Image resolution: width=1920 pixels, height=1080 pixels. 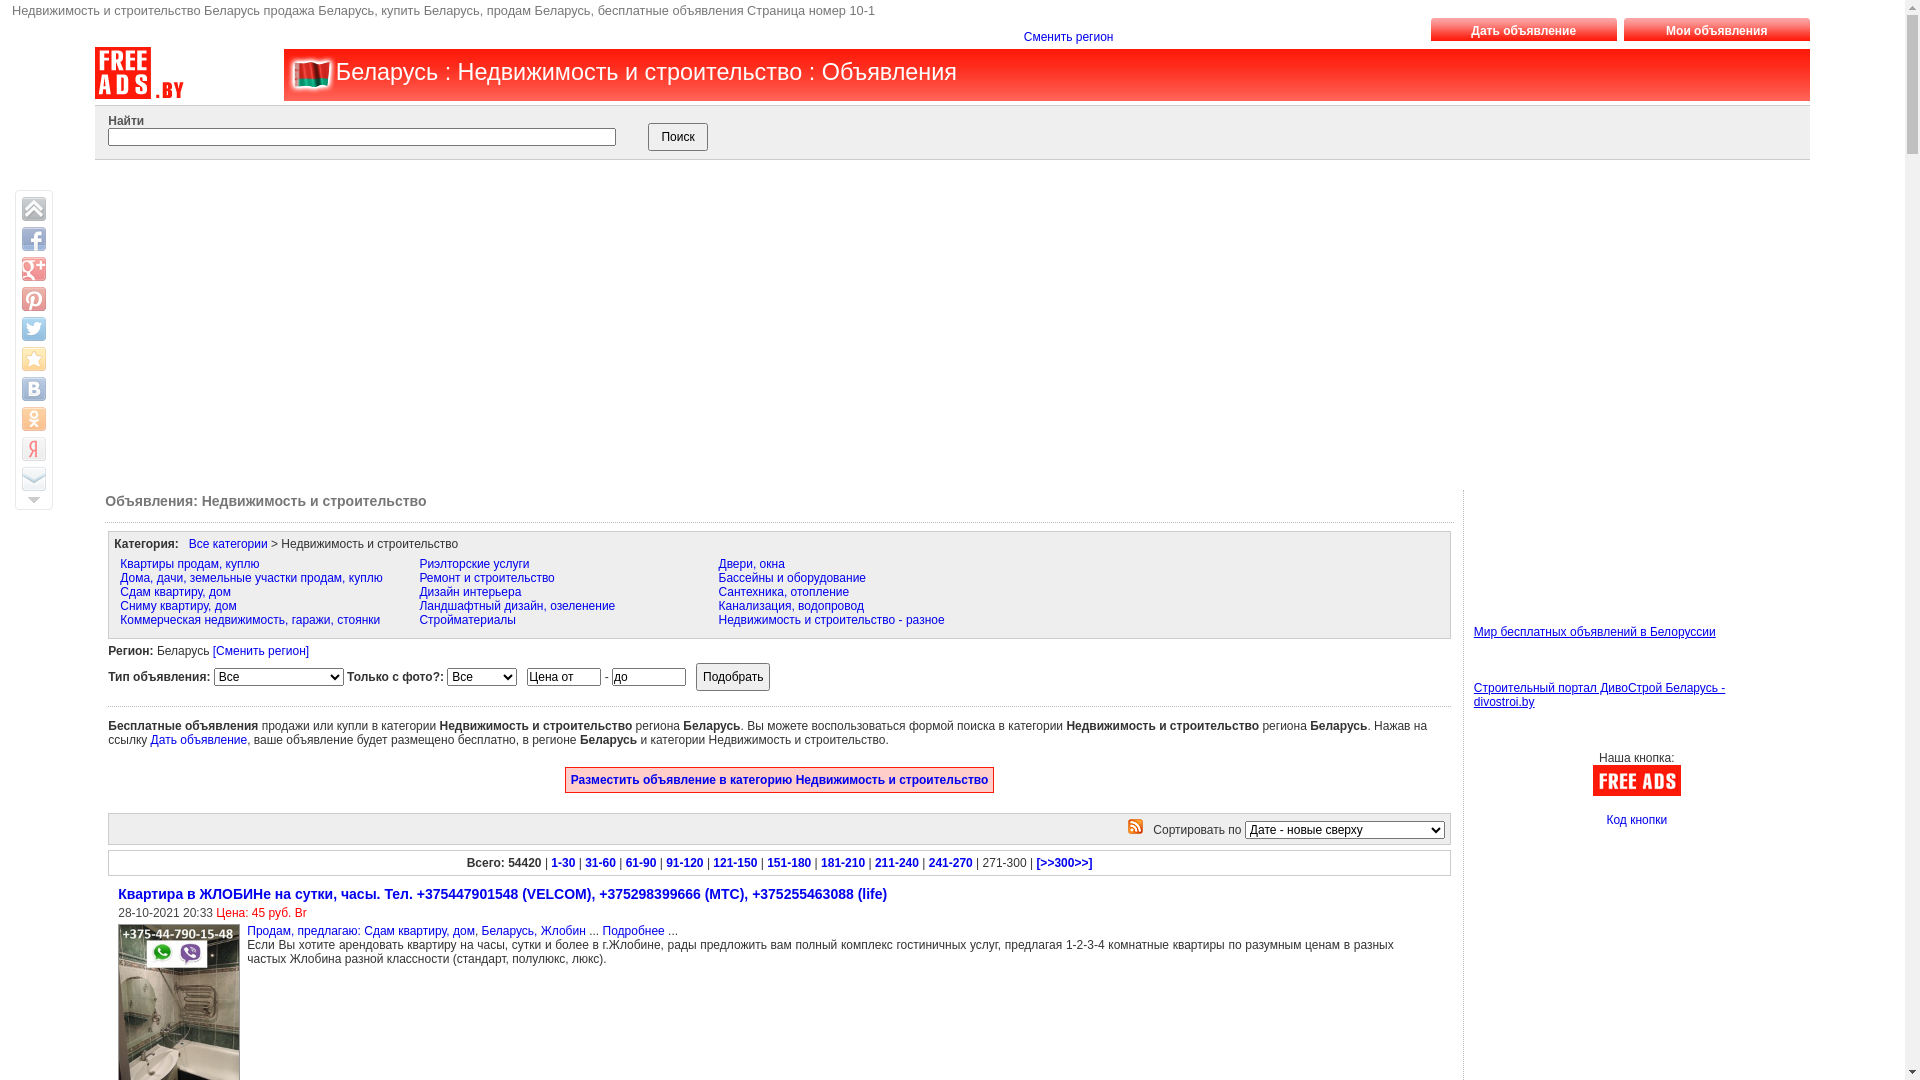 What do you see at coordinates (33, 299) in the screenshot?
I see `'Pin It'` at bounding box center [33, 299].